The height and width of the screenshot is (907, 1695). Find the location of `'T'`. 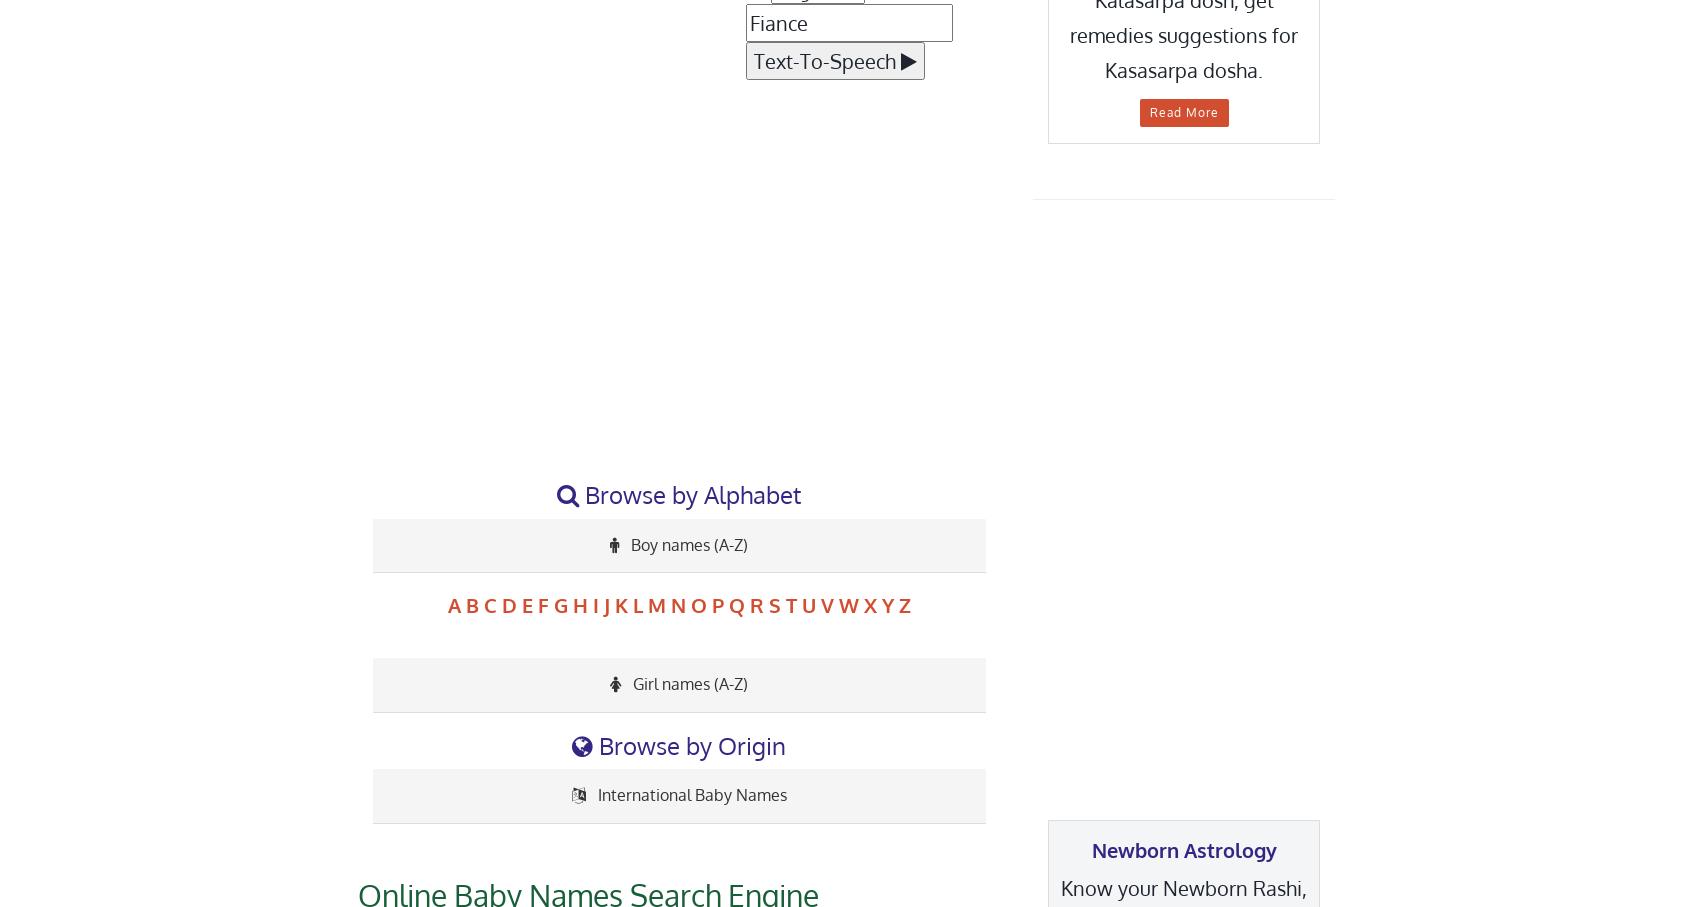

'T' is located at coordinates (790, 603).